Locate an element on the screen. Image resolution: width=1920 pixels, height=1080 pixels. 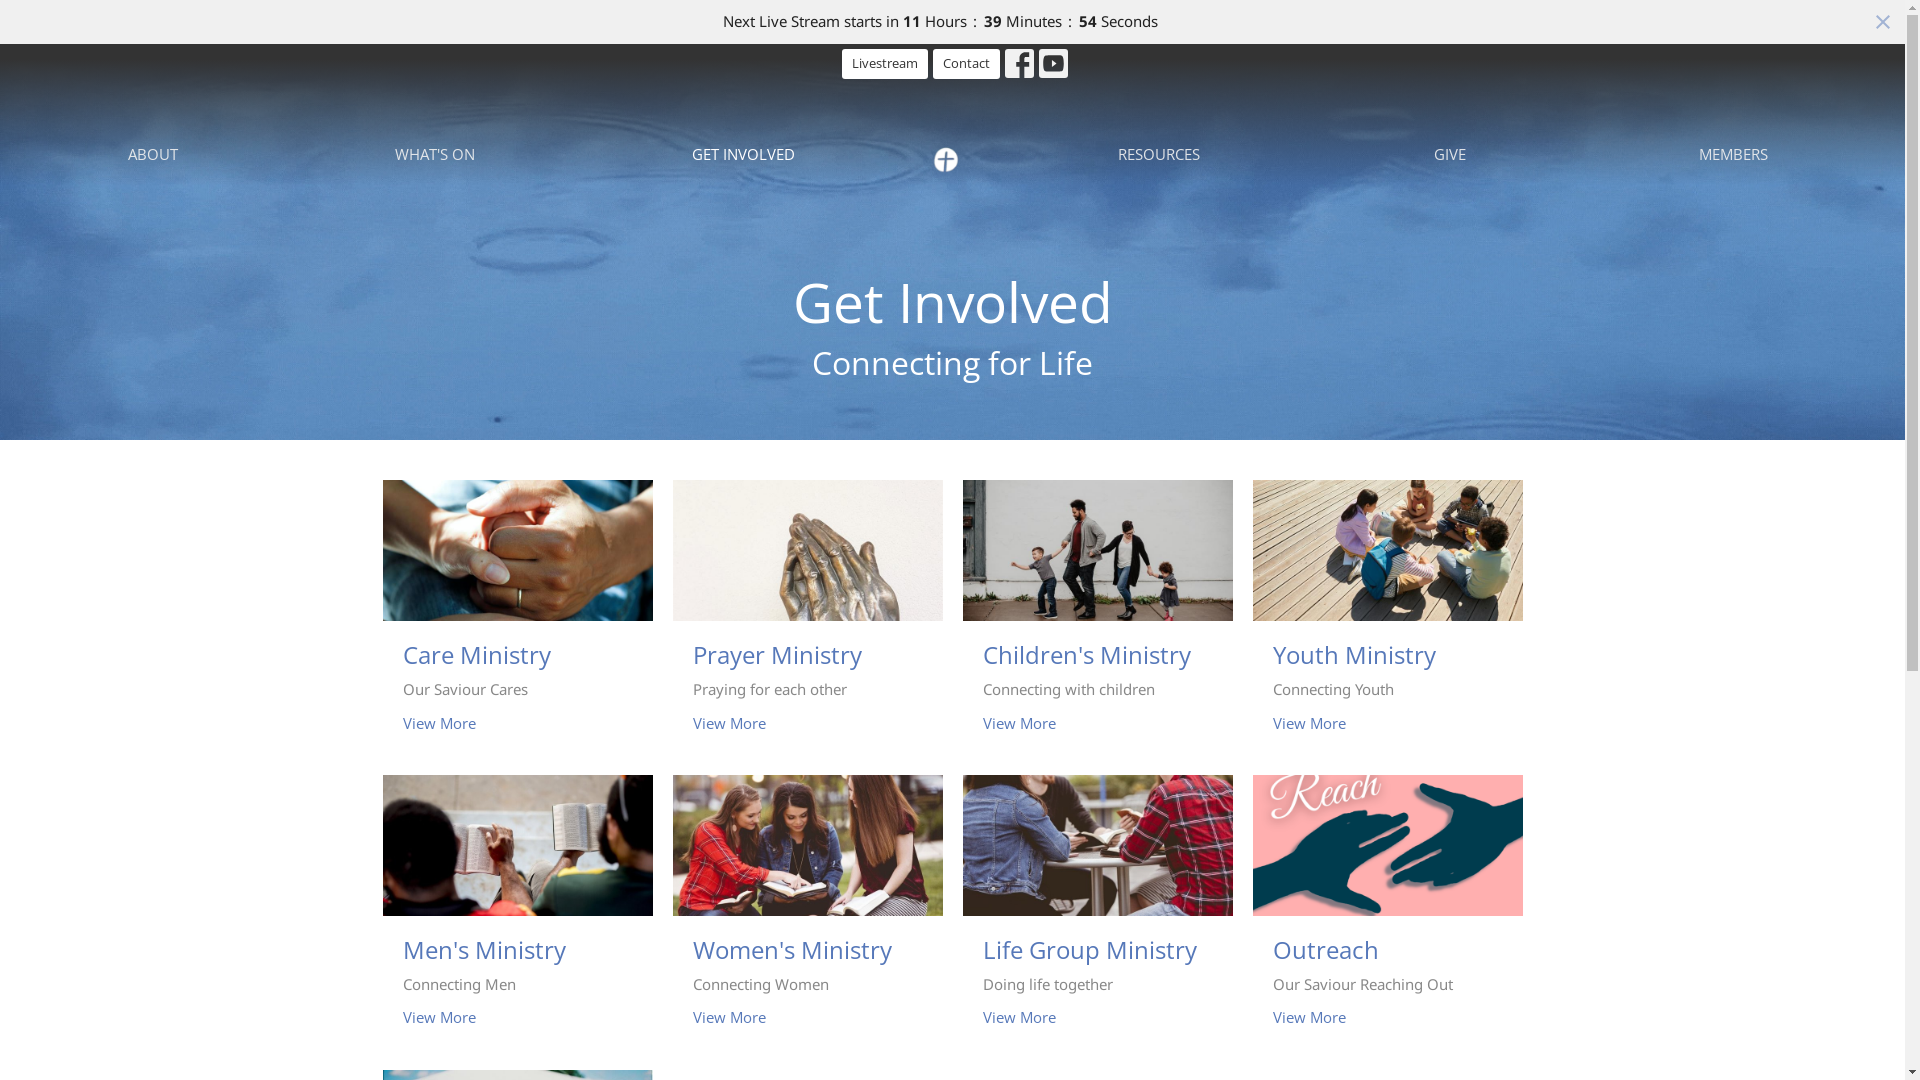
'Men's Ministry is located at coordinates (517, 912).